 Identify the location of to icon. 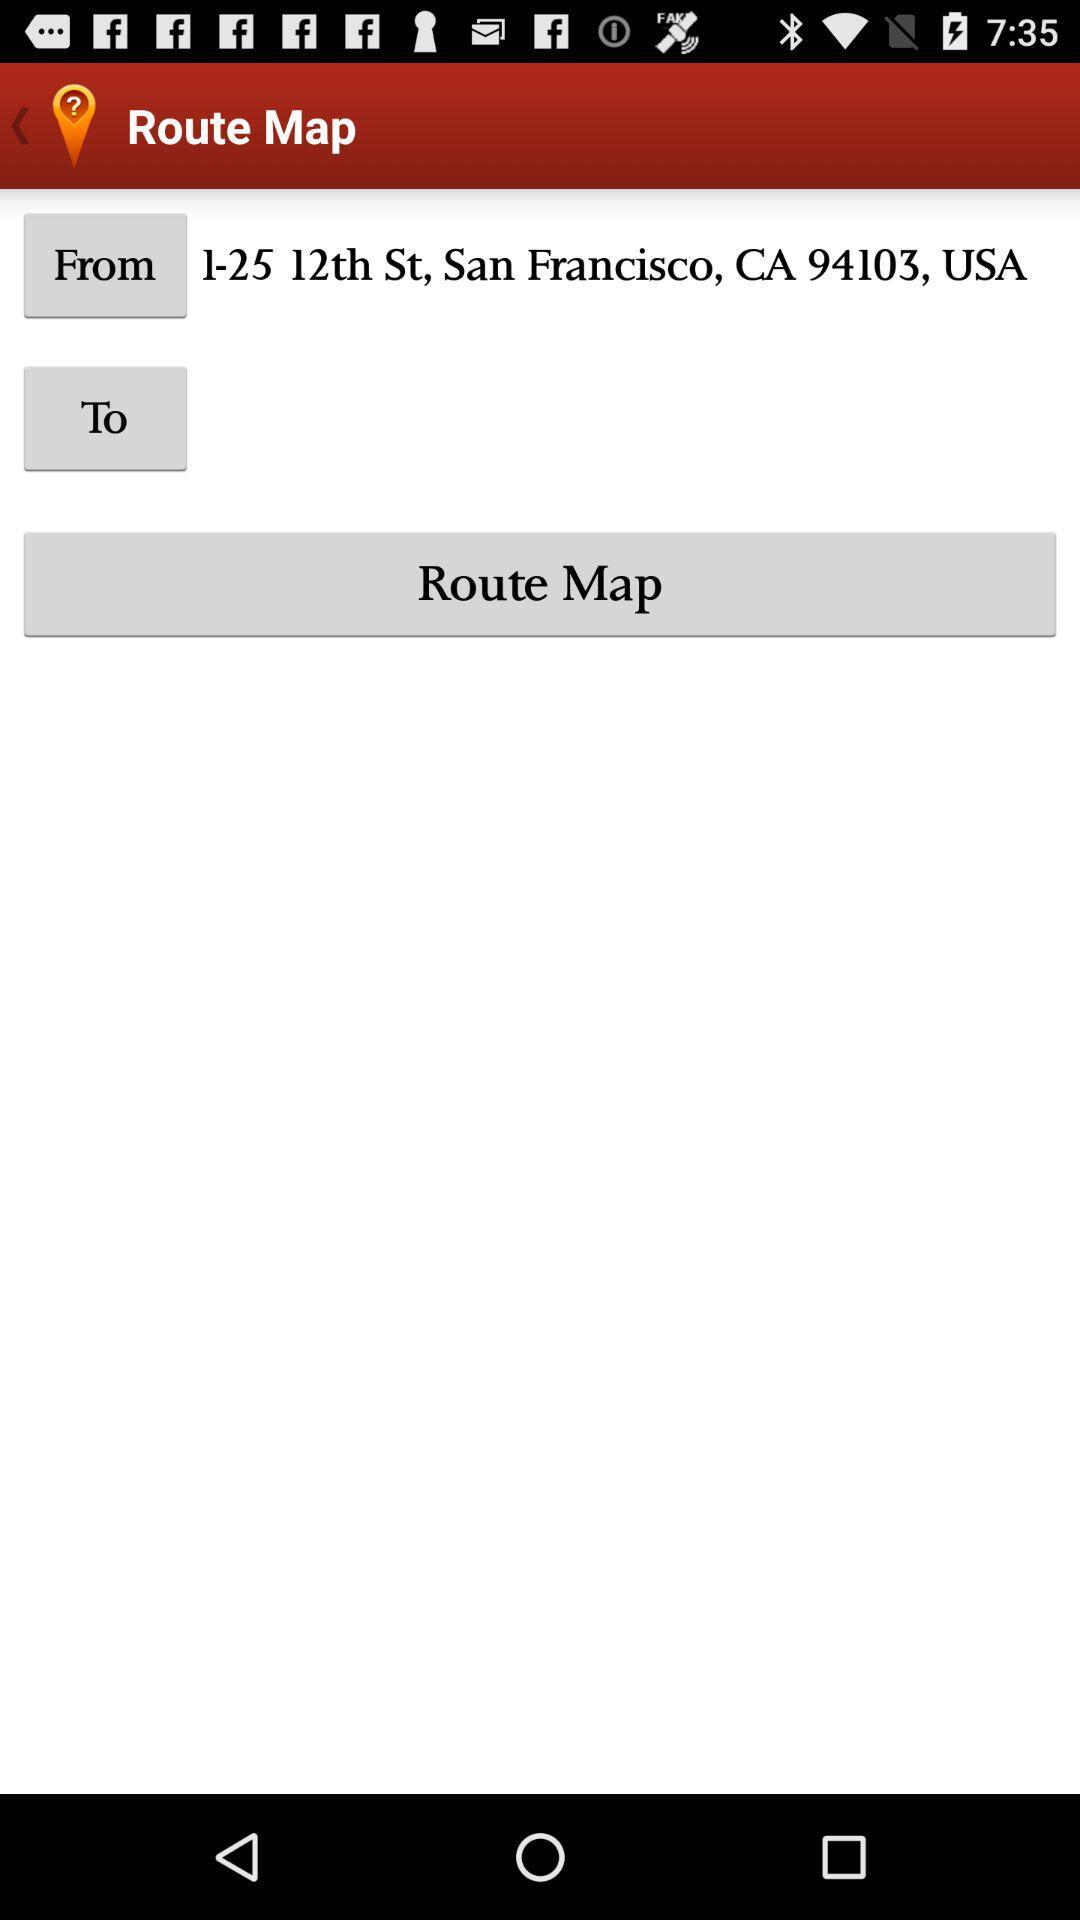
(105, 417).